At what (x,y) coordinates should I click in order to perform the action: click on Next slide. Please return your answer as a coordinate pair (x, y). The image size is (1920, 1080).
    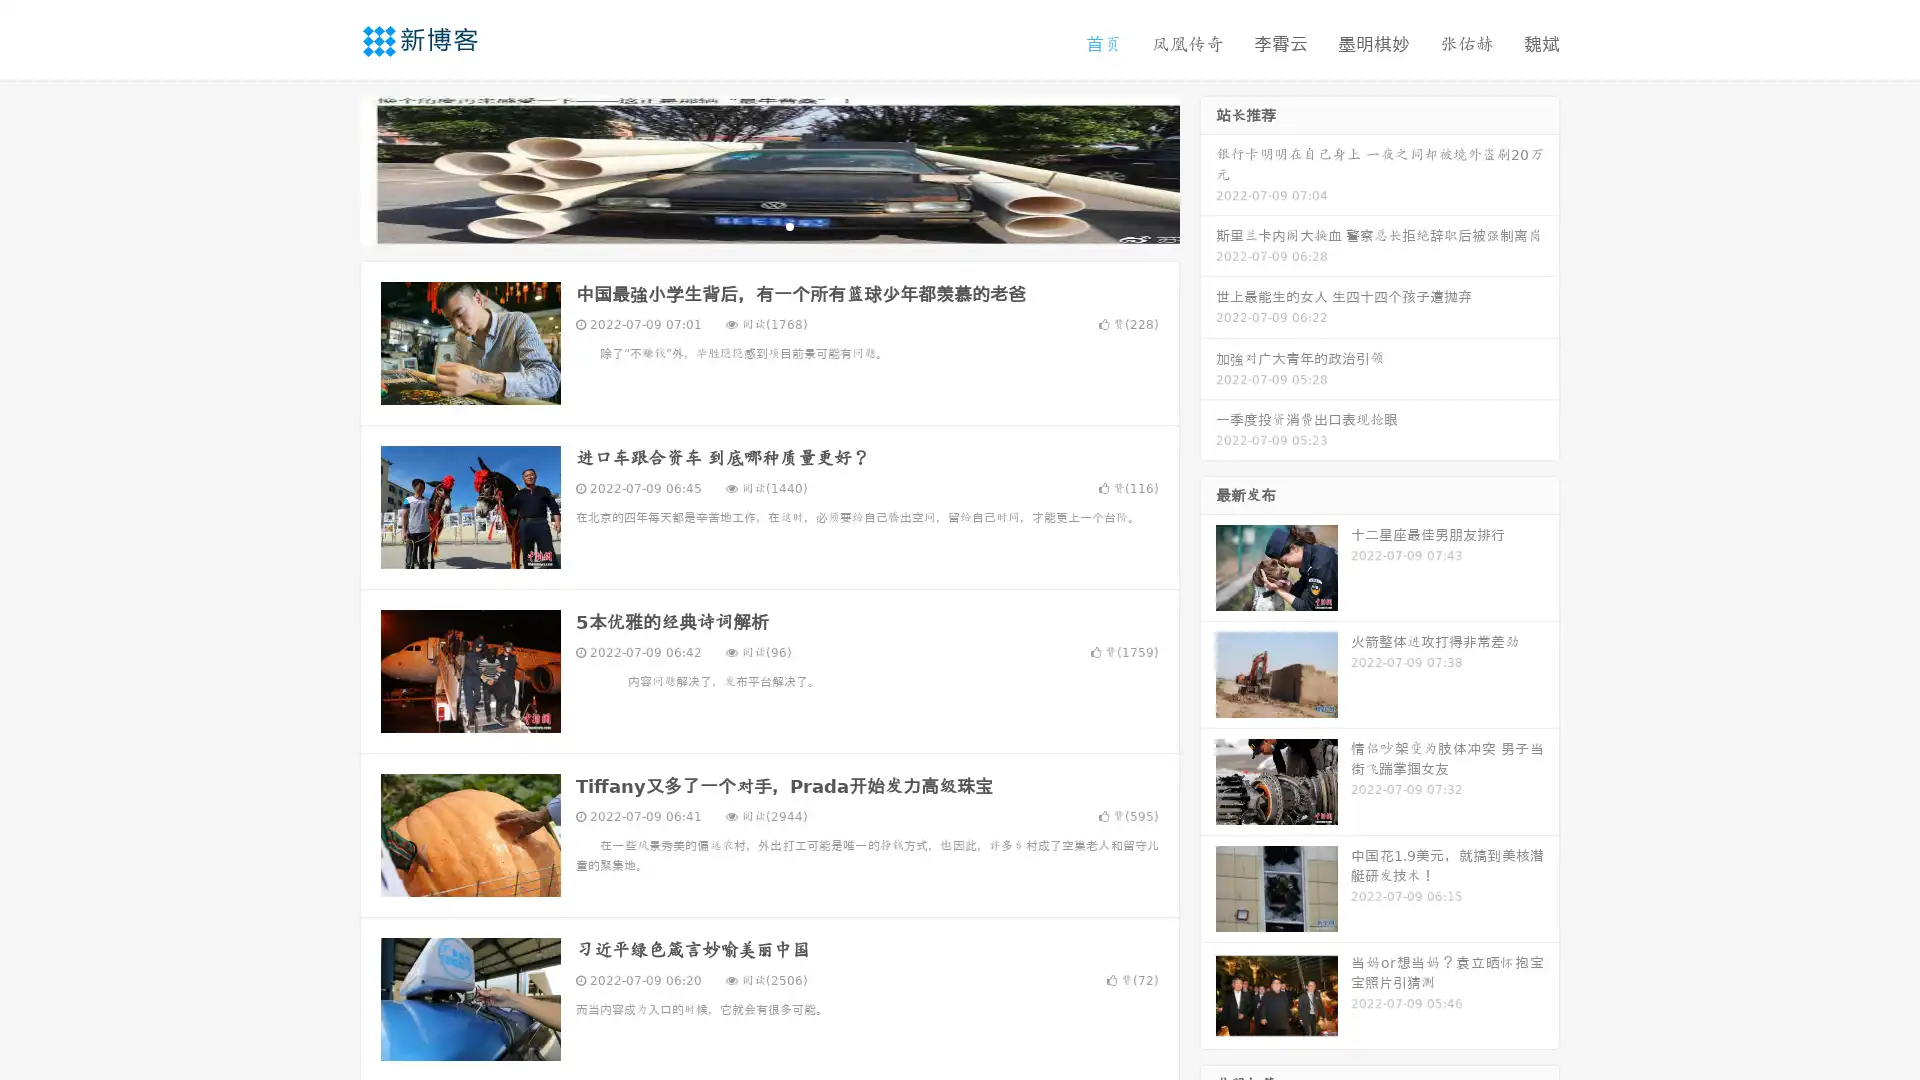
    Looking at the image, I should click on (1208, 168).